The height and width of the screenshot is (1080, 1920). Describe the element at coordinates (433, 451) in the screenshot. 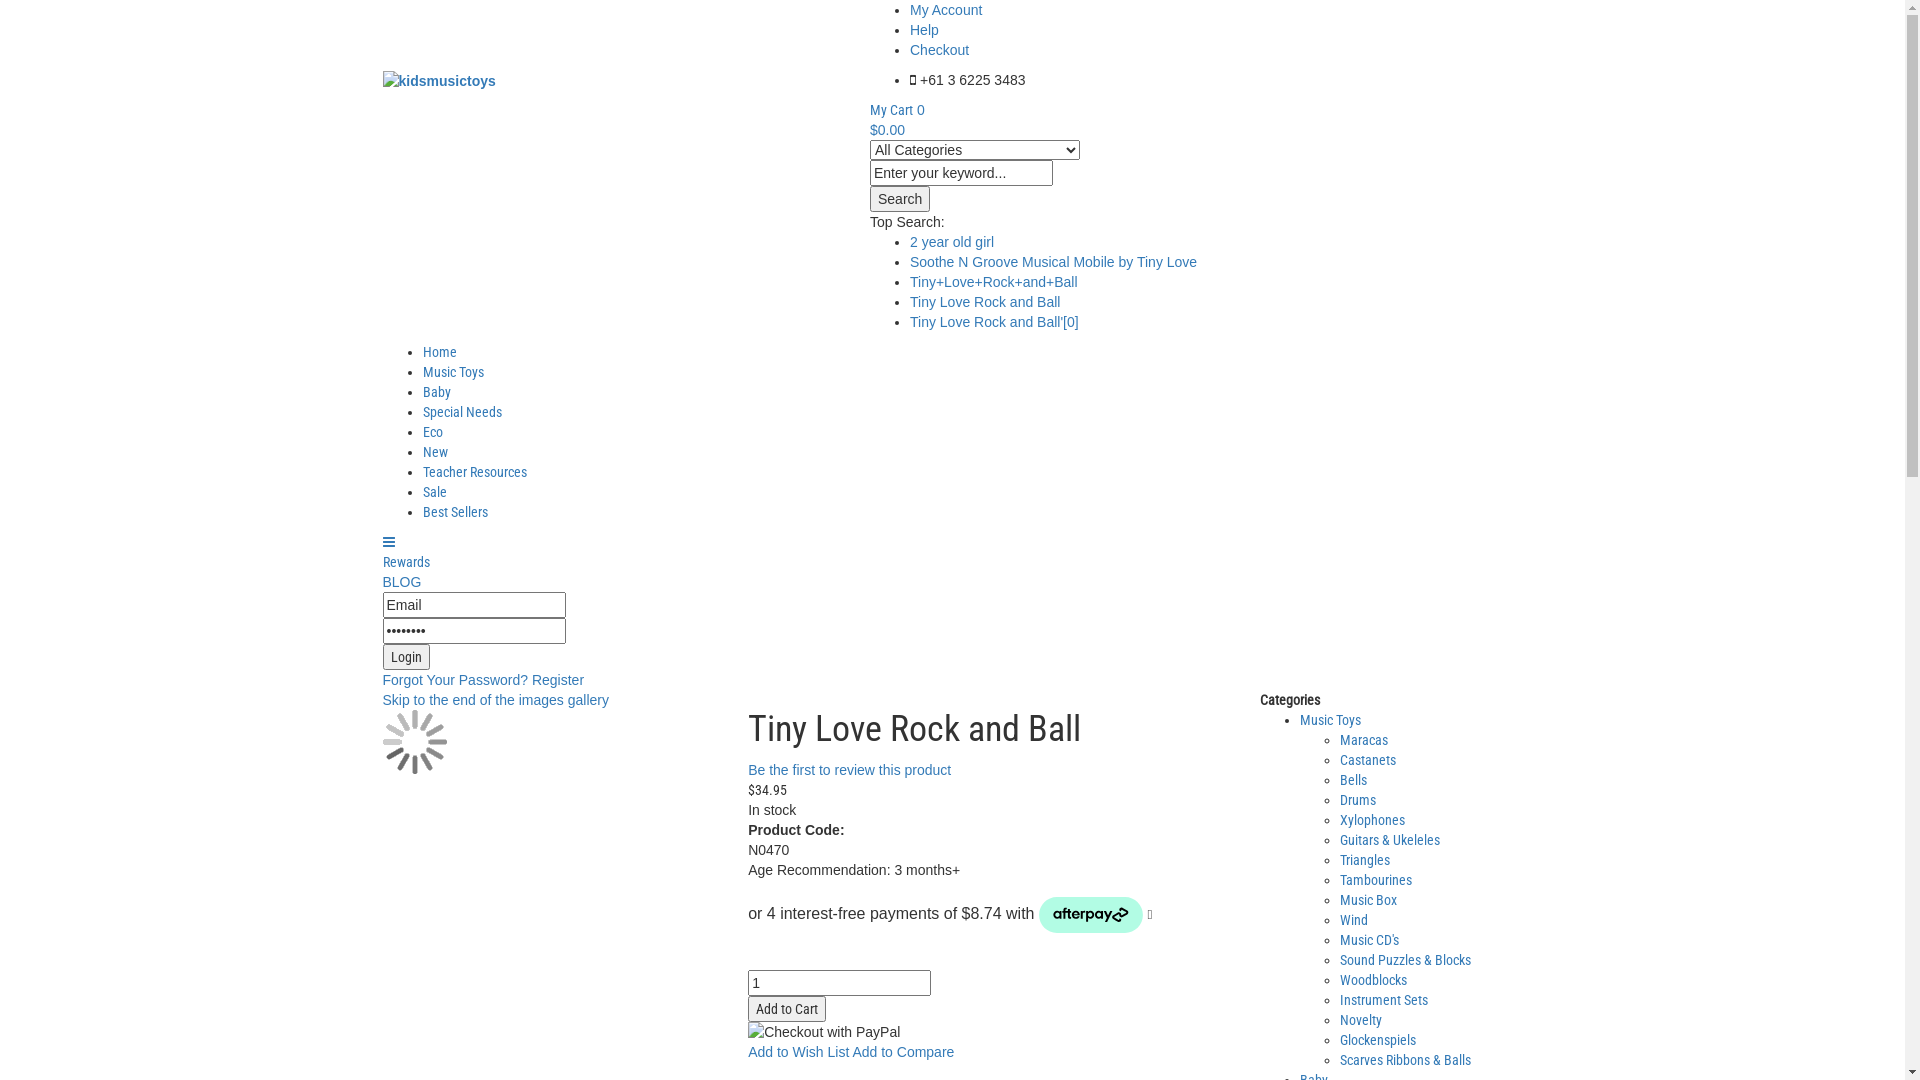

I see `'New'` at that location.